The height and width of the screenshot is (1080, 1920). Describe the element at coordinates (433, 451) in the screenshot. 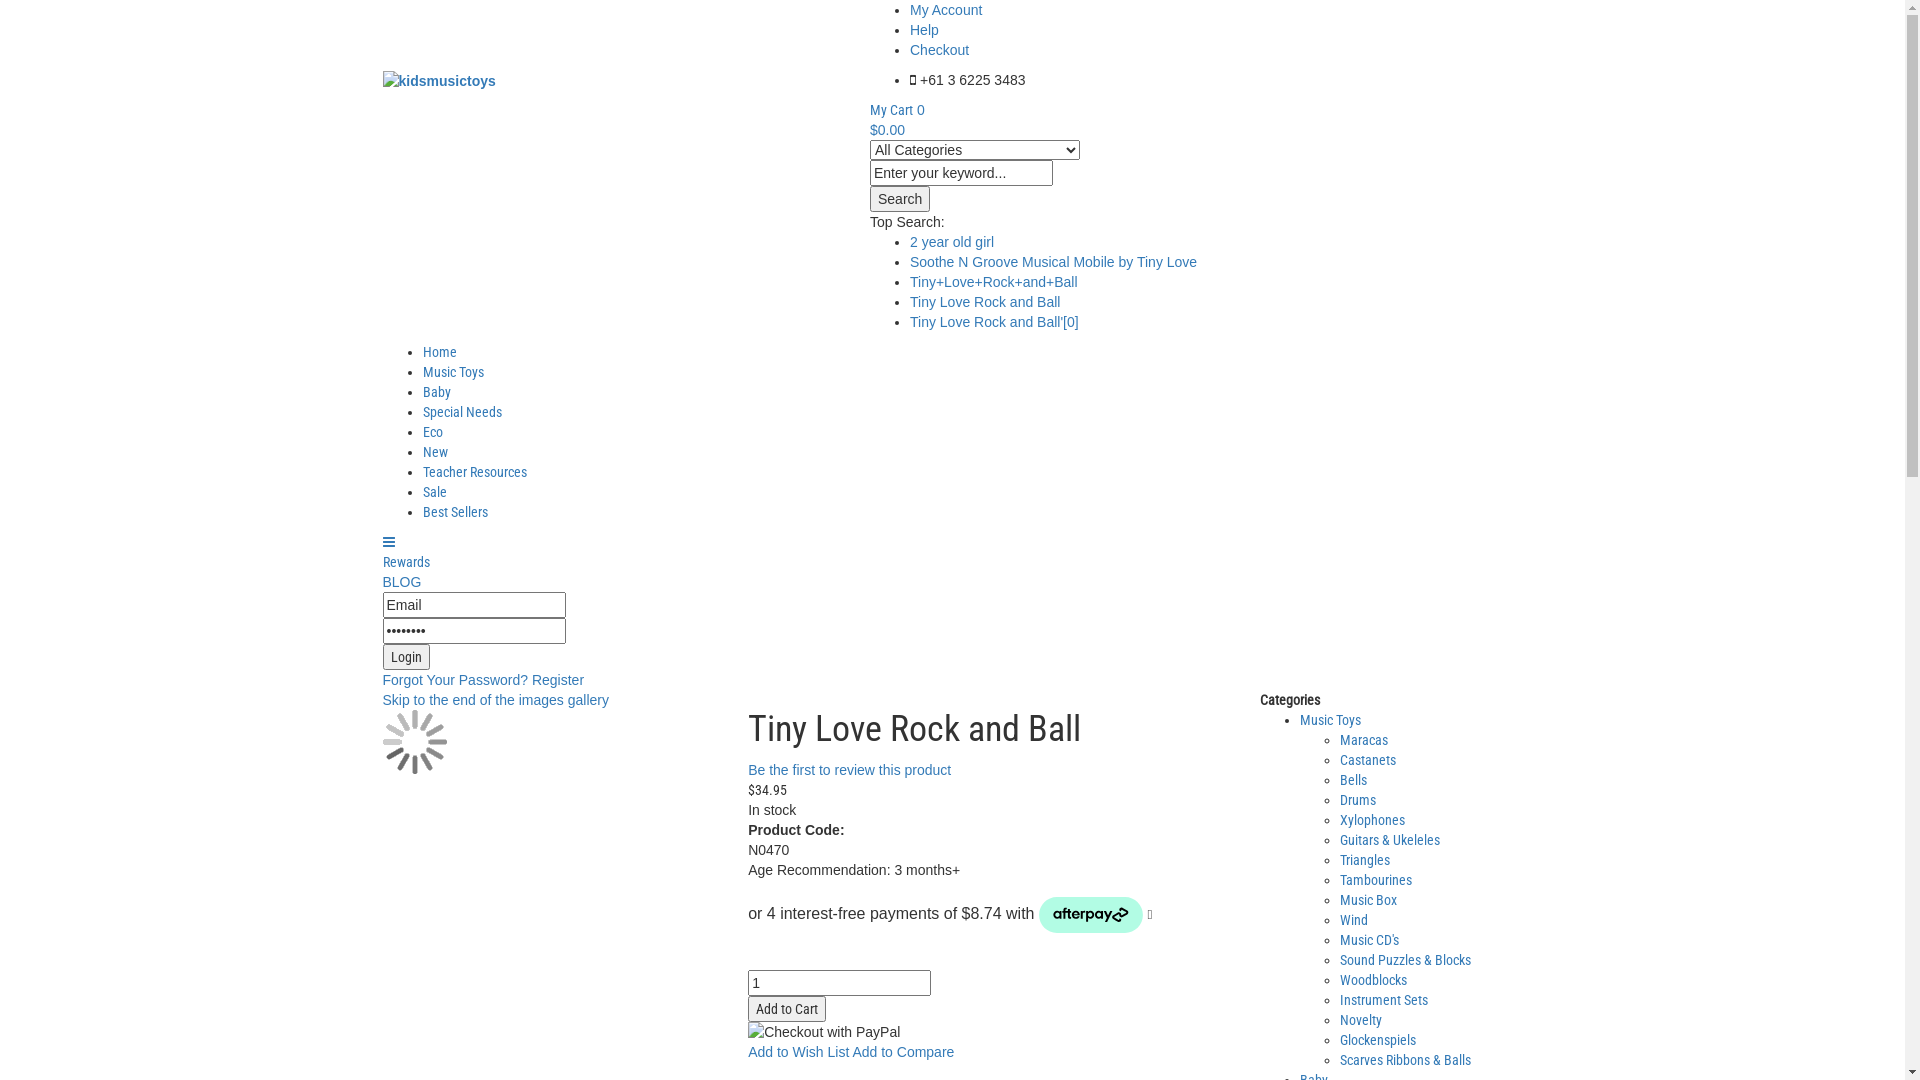

I see `'New'` at that location.